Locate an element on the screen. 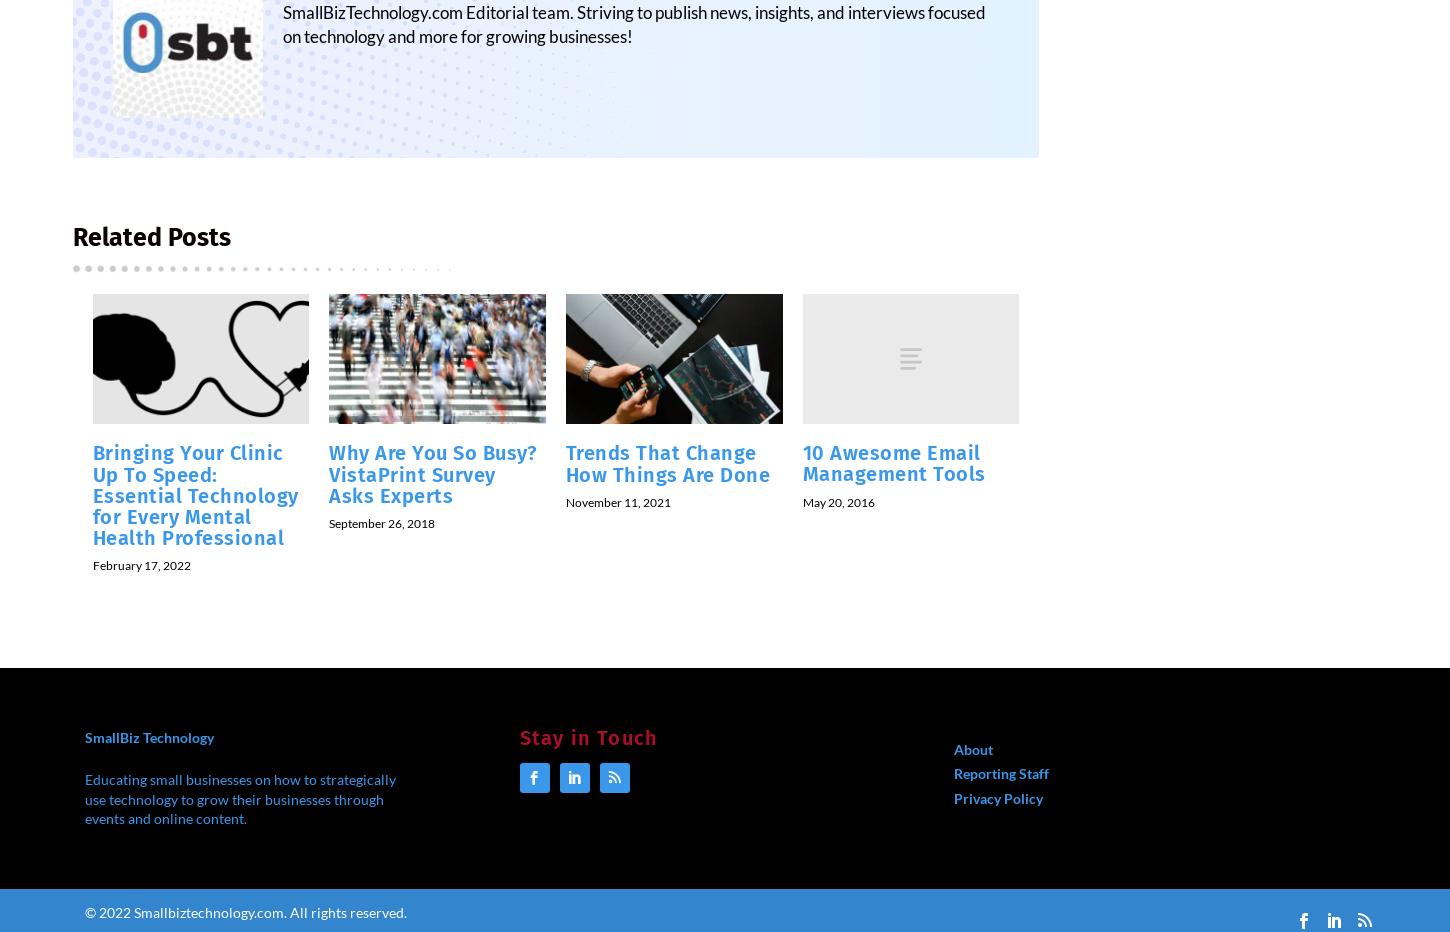 The width and height of the screenshot is (1450, 932). 'Reporting Staff' is located at coordinates (1001, 786).